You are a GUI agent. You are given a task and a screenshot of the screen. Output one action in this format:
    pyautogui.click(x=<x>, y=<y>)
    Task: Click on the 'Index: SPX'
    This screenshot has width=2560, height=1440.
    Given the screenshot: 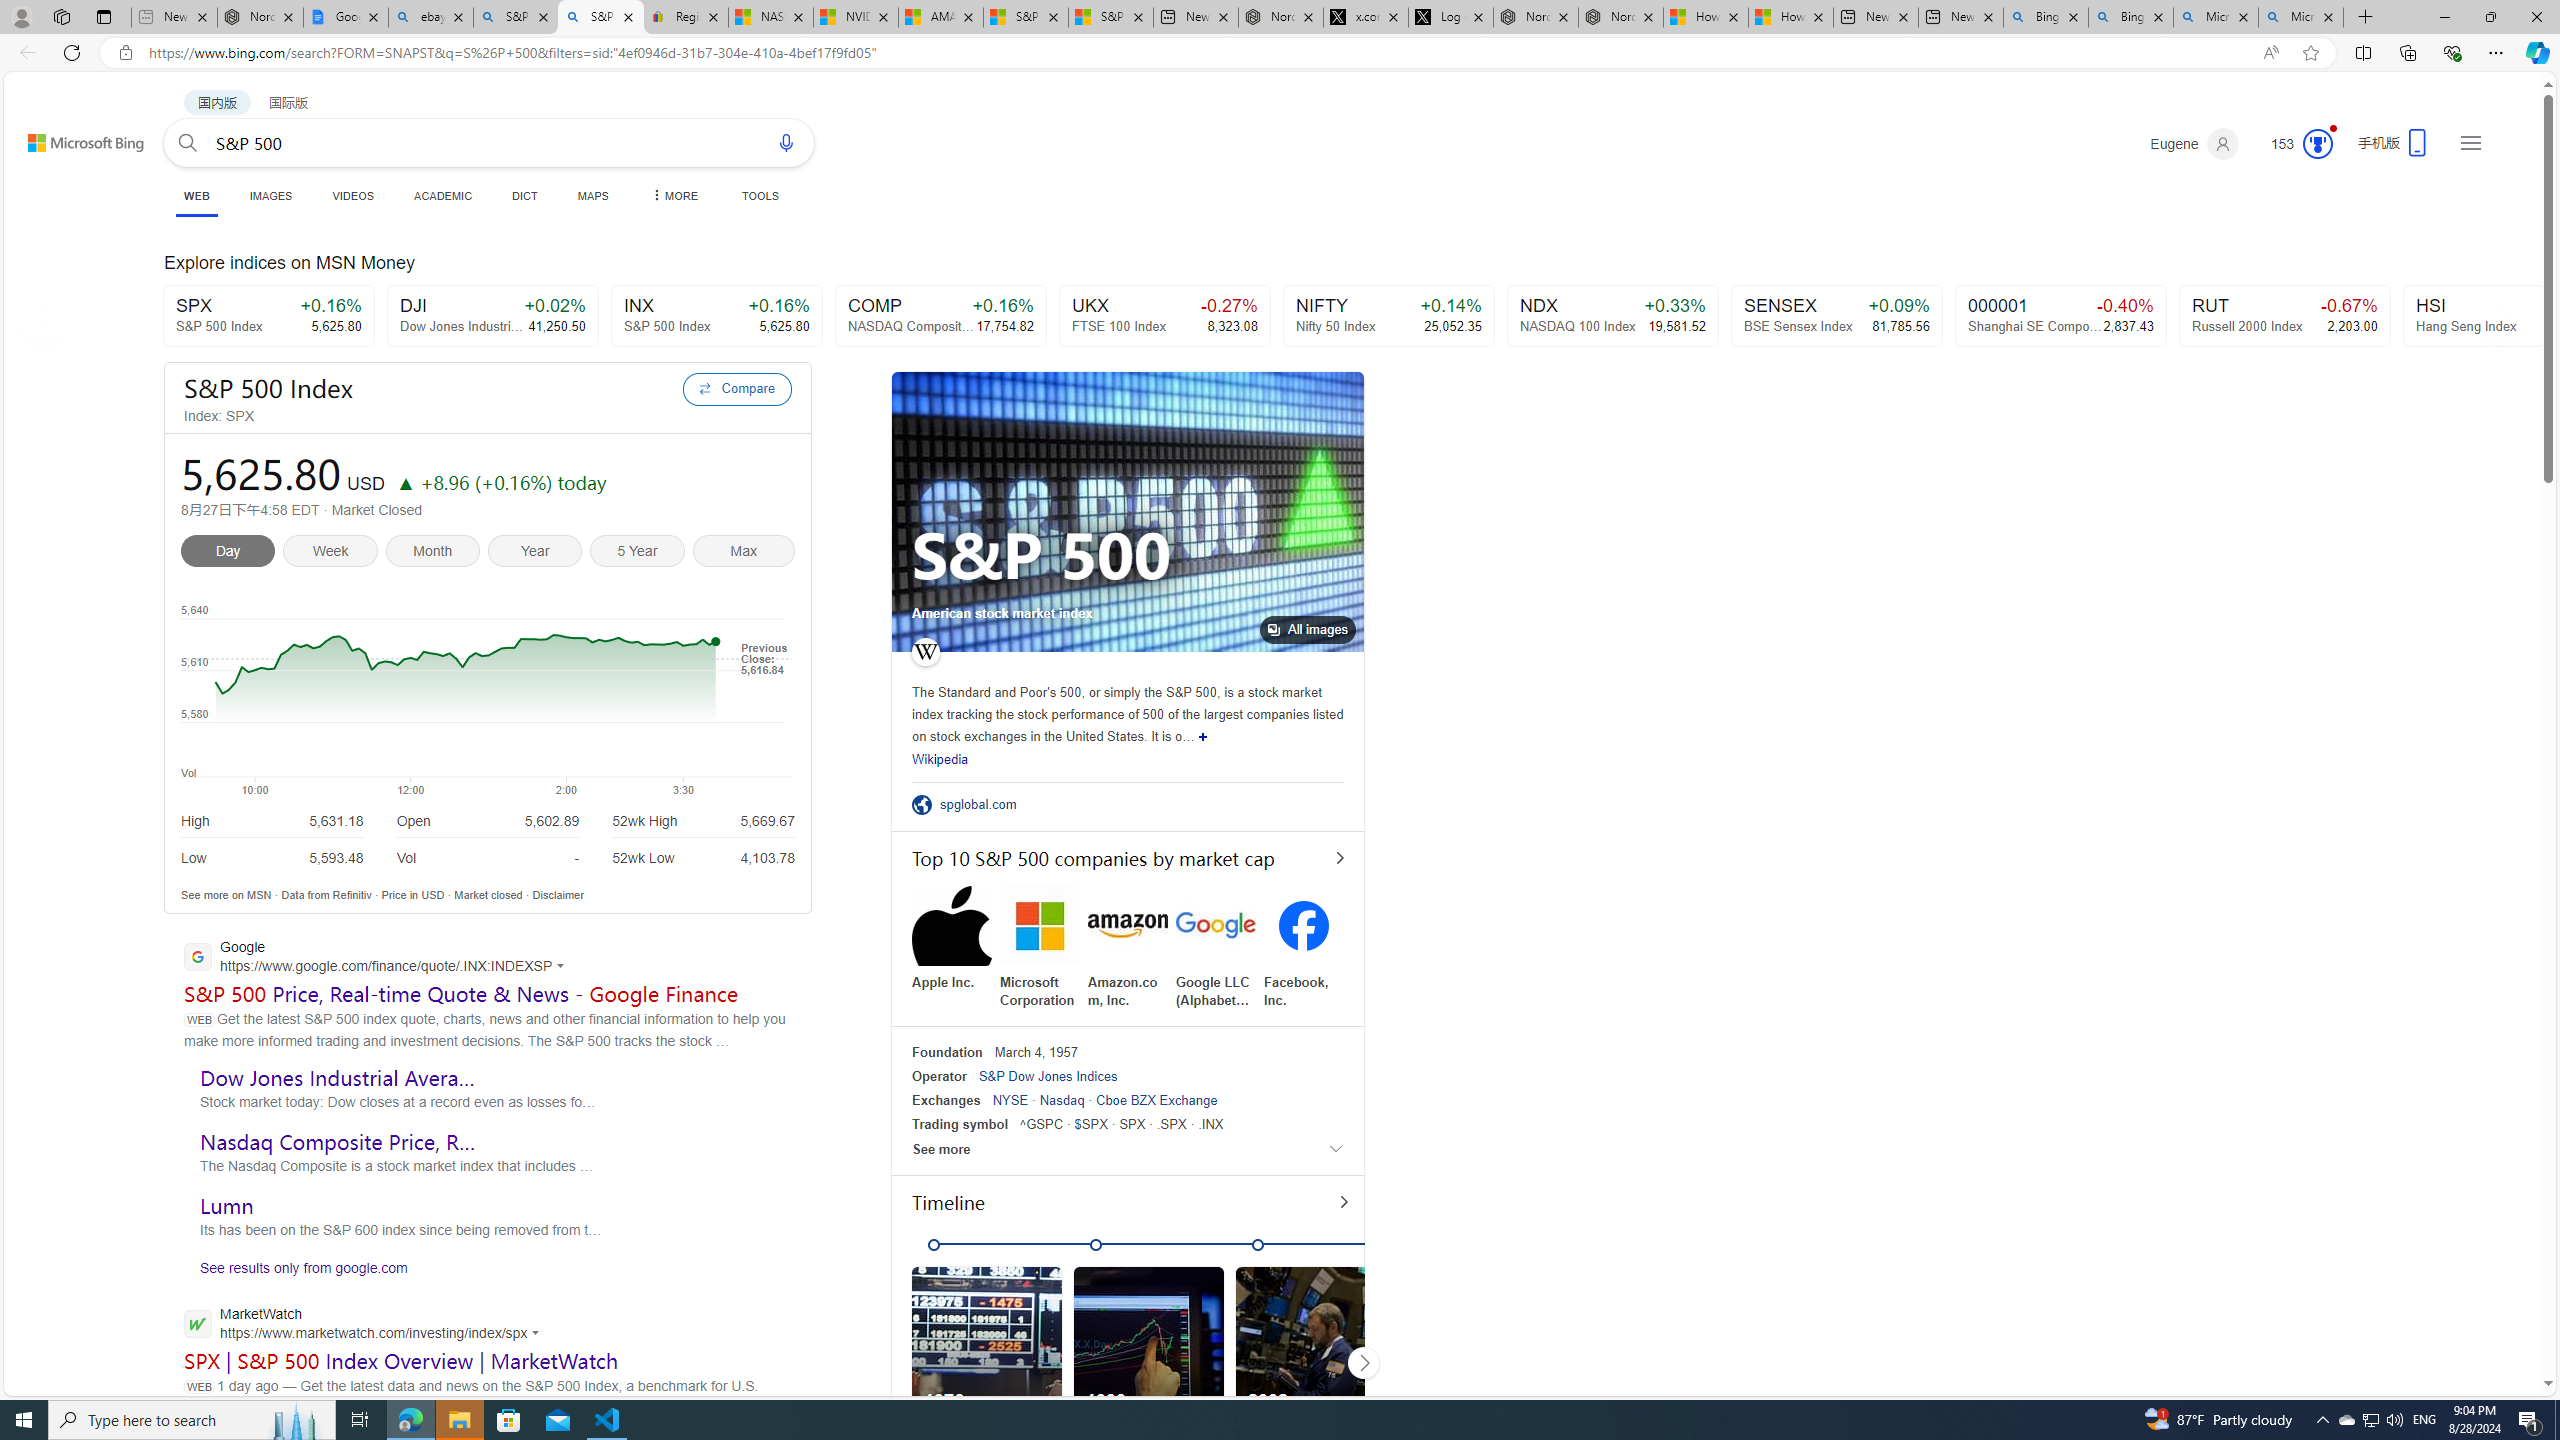 What is the action you would take?
    pyautogui.click(x=427, y=415)
    